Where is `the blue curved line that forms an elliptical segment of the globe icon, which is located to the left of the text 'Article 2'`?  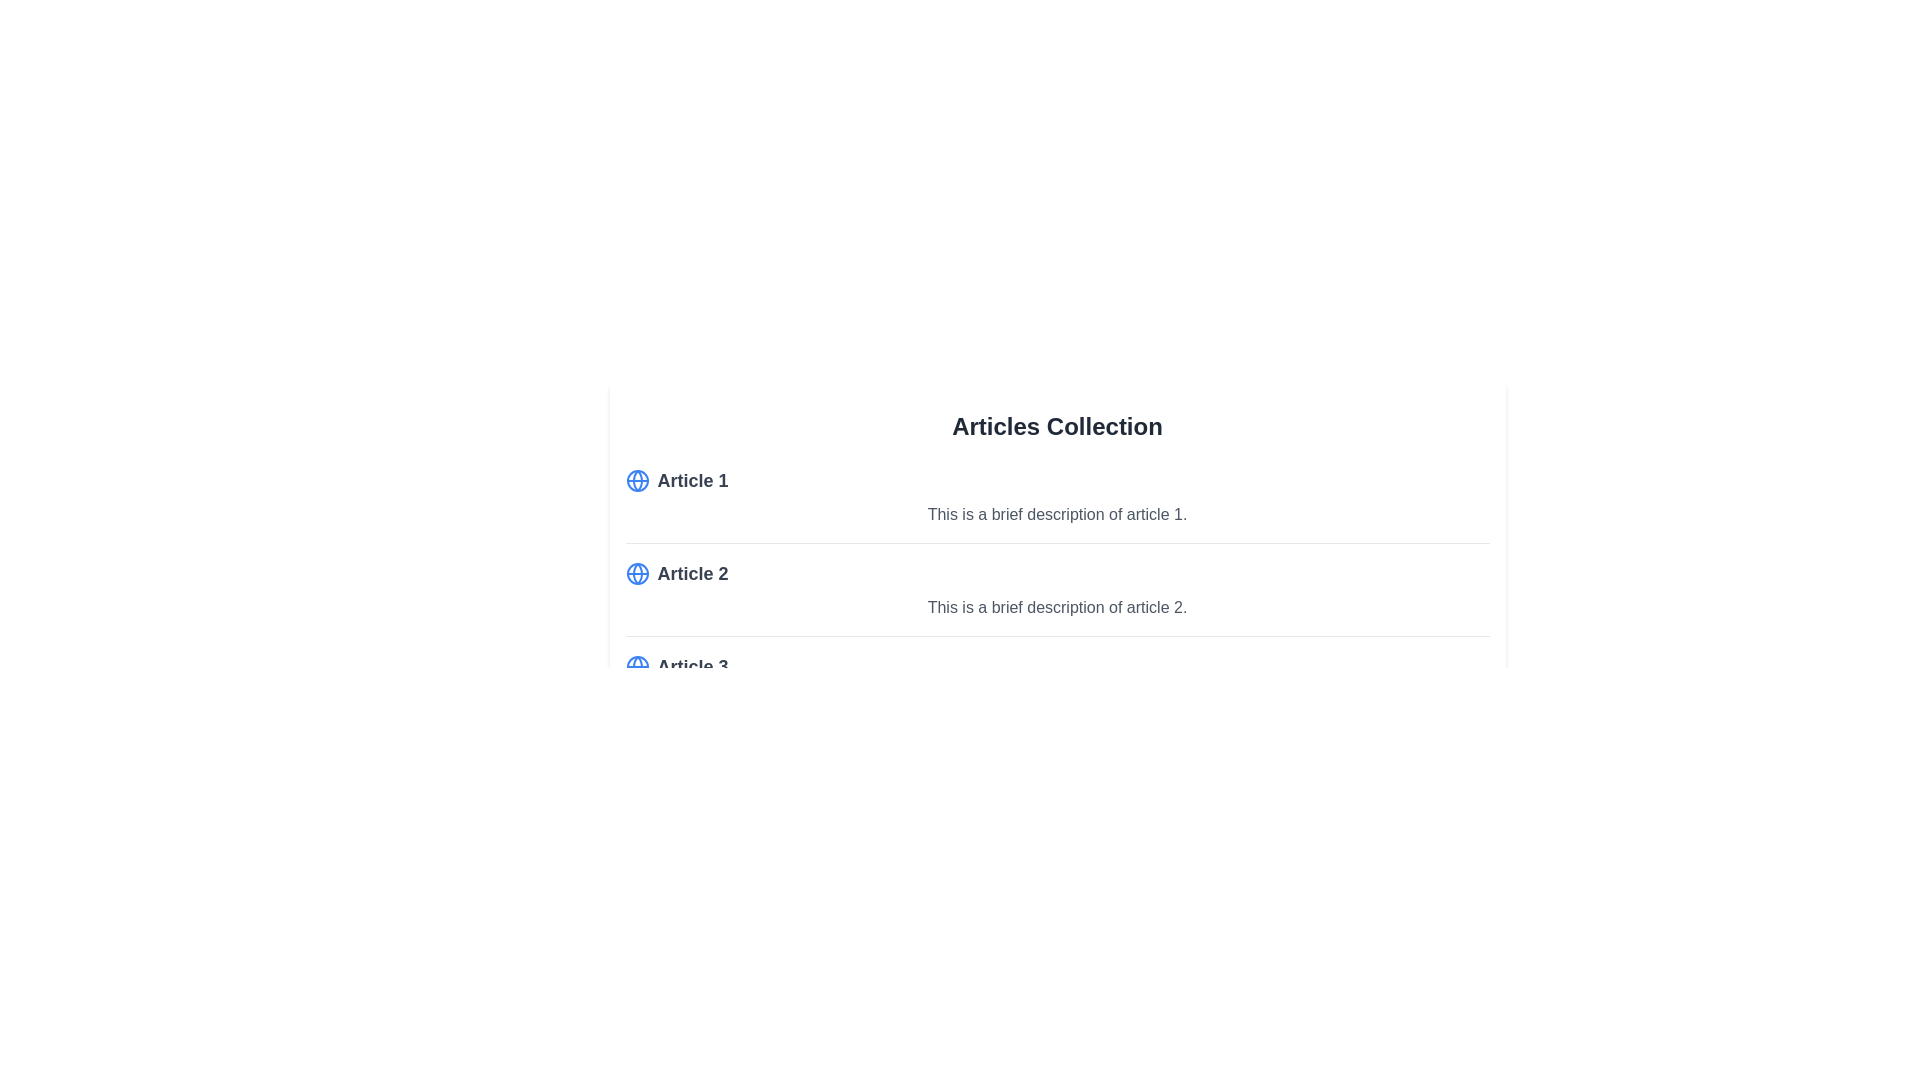
the blue curved line that forms an elliptical segment of the globe icon, which is located to the left of the text 'Article 2' is located at coordinates (636, 574).